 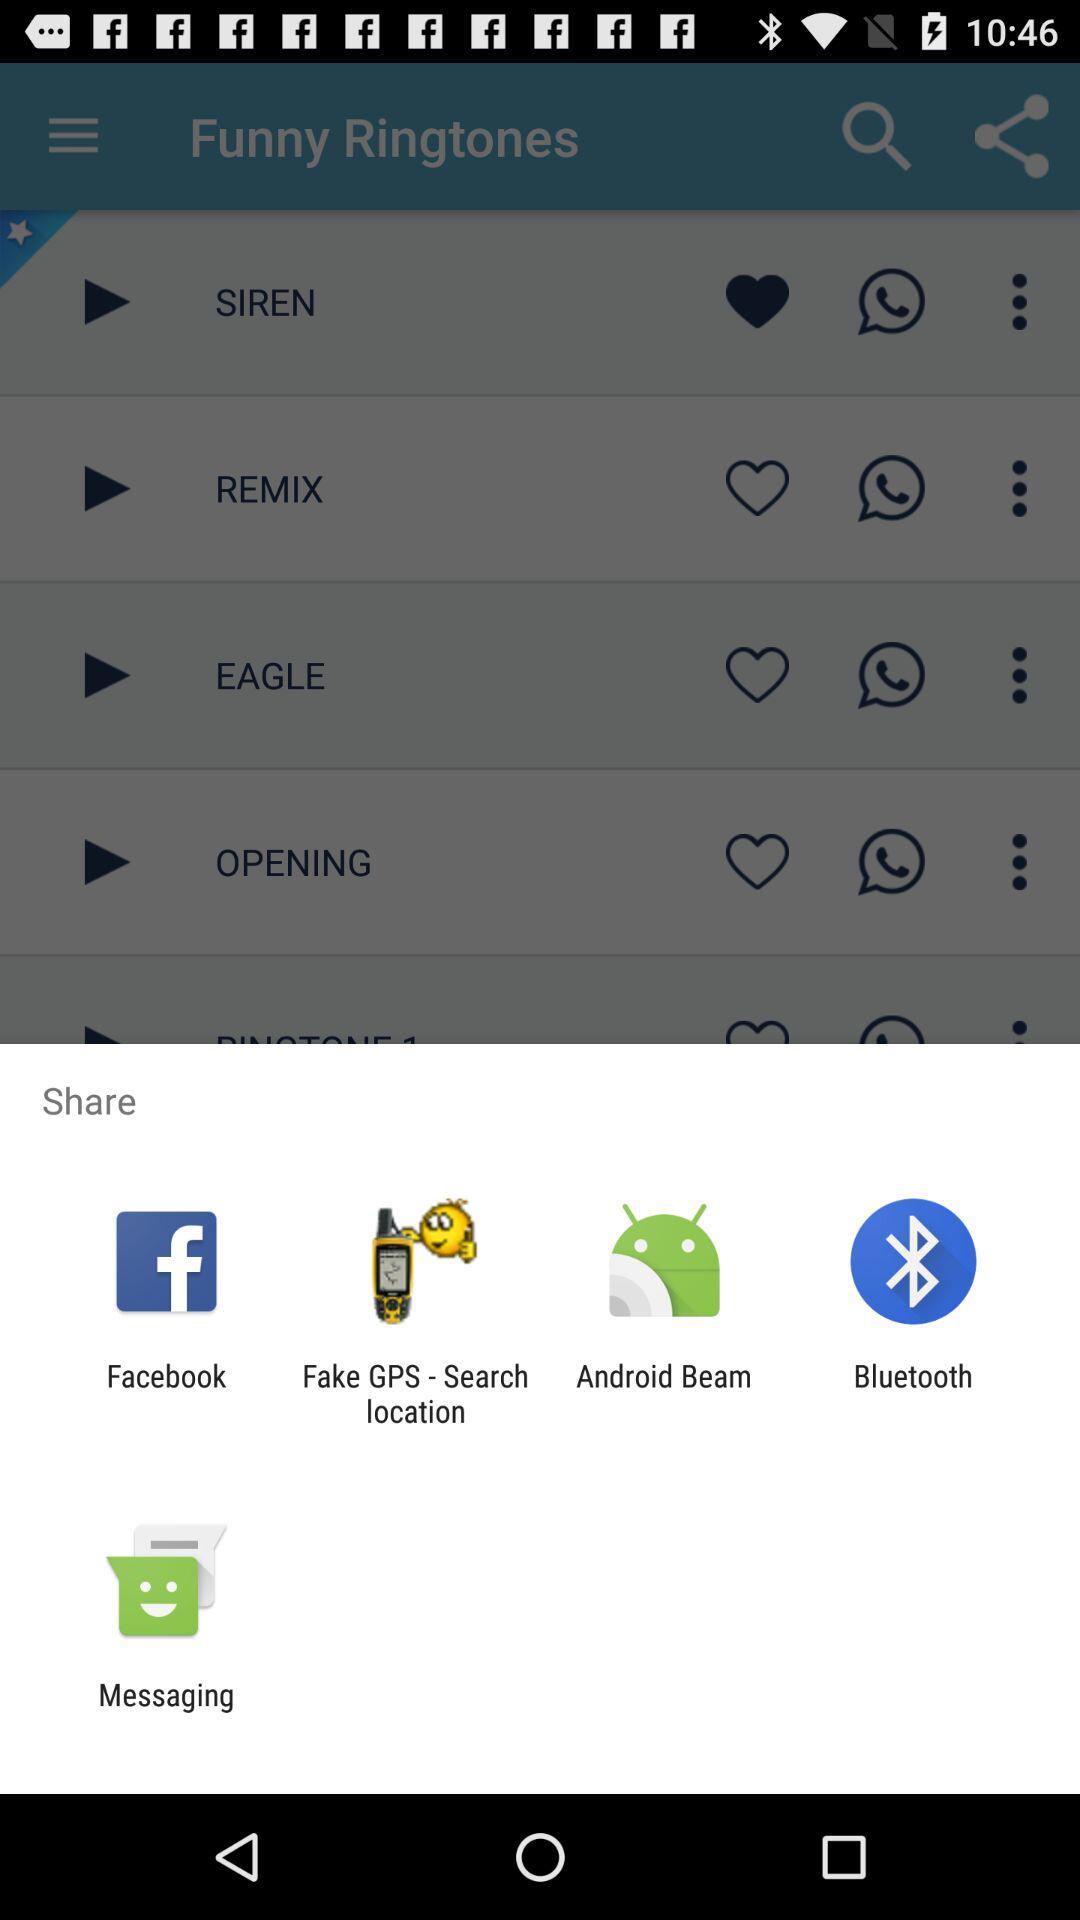 I want to click on app to the left of the fake gps search item, so click(x=165, y=1392).